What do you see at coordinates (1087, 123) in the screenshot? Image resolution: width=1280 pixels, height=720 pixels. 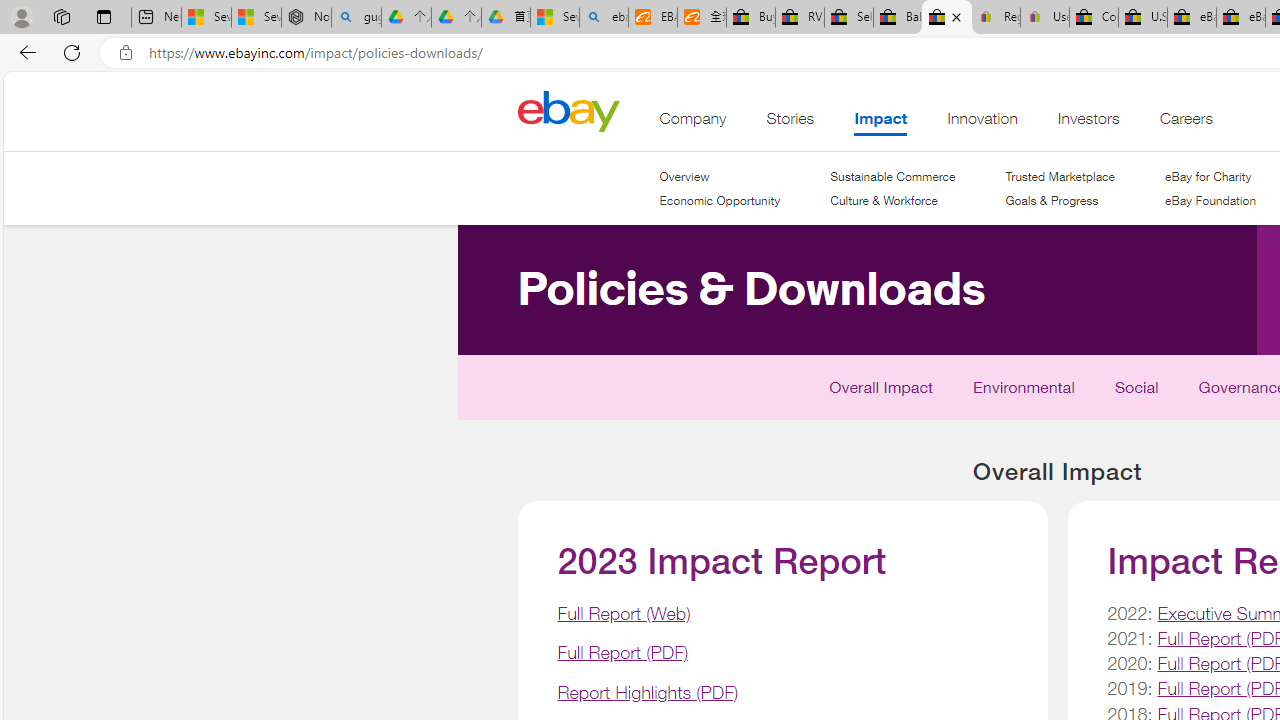 I see `'Investors'` at bounding box center [1087, 123].